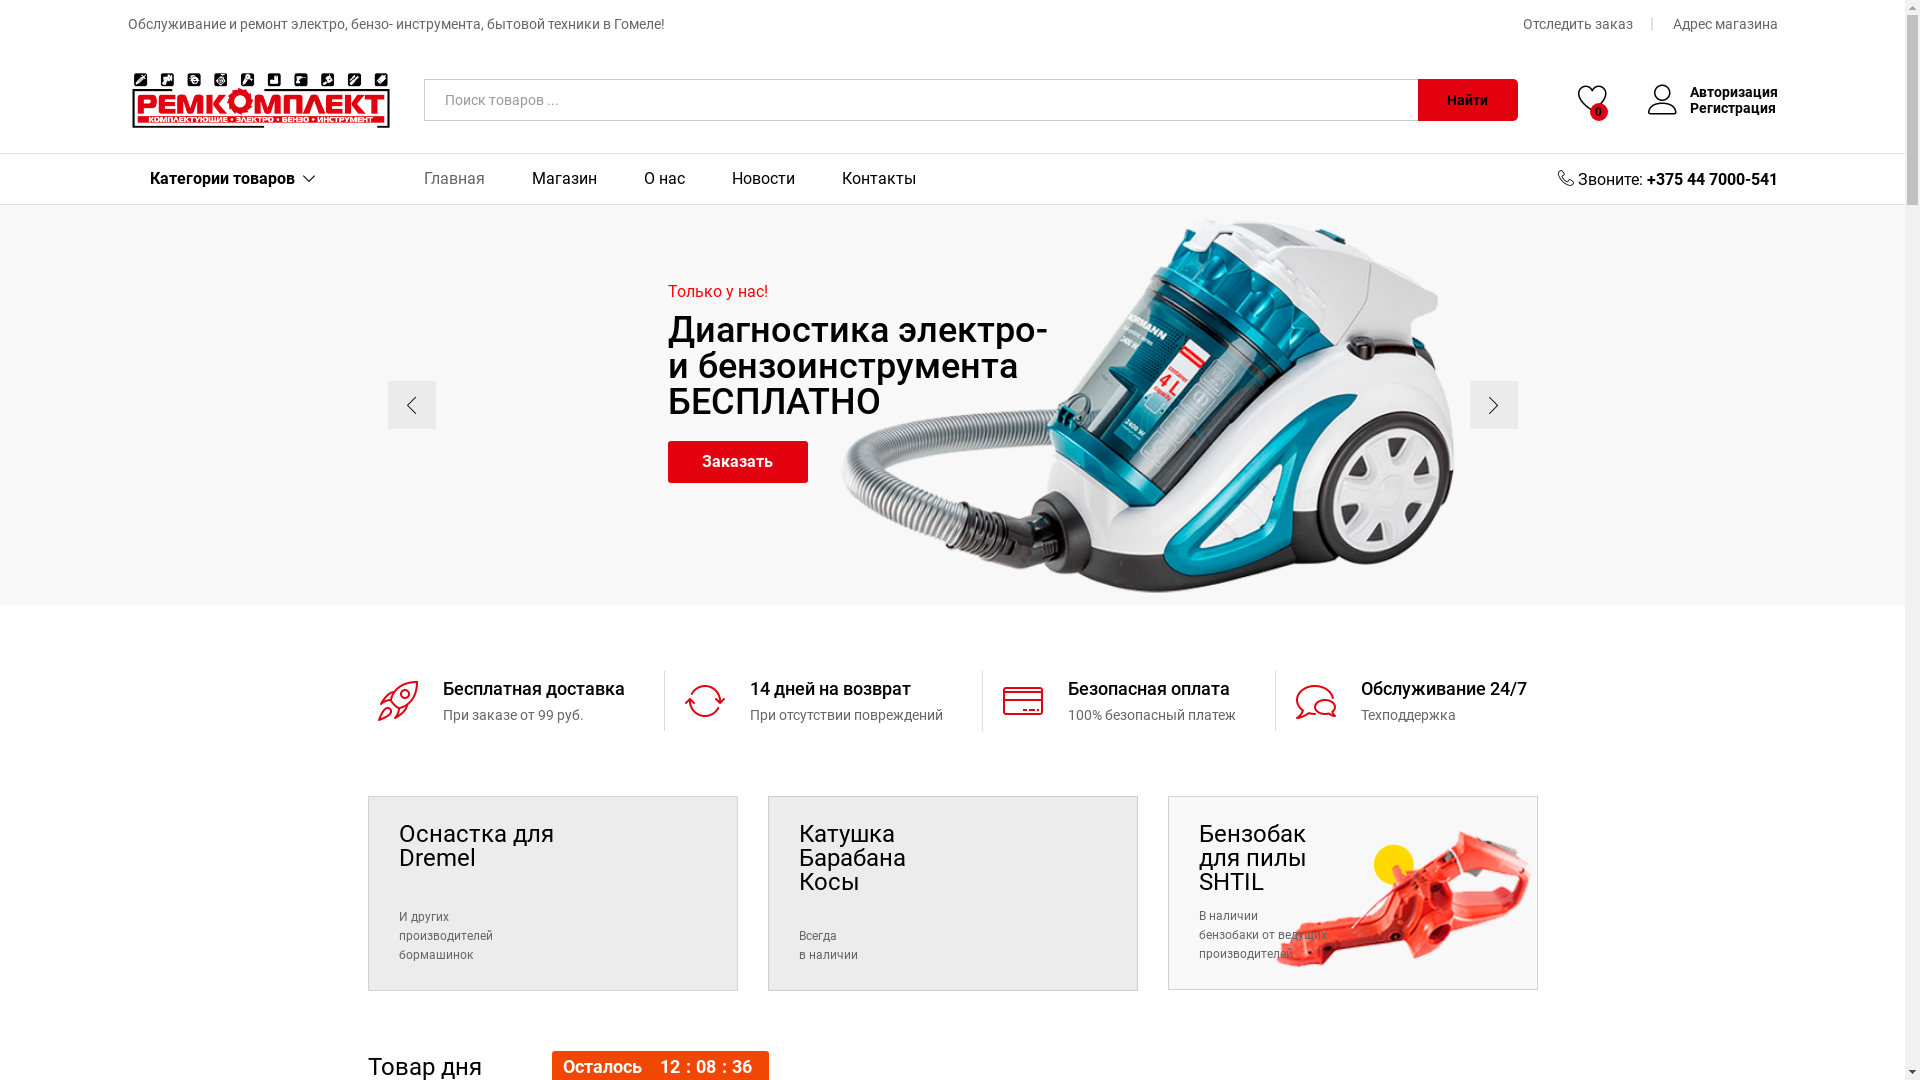 This screenshot has width=1920, height=1080. What do you see at coordinates (1577, 100) in the screenshot?
I see `'0'` at bounding box center [1577, 100].